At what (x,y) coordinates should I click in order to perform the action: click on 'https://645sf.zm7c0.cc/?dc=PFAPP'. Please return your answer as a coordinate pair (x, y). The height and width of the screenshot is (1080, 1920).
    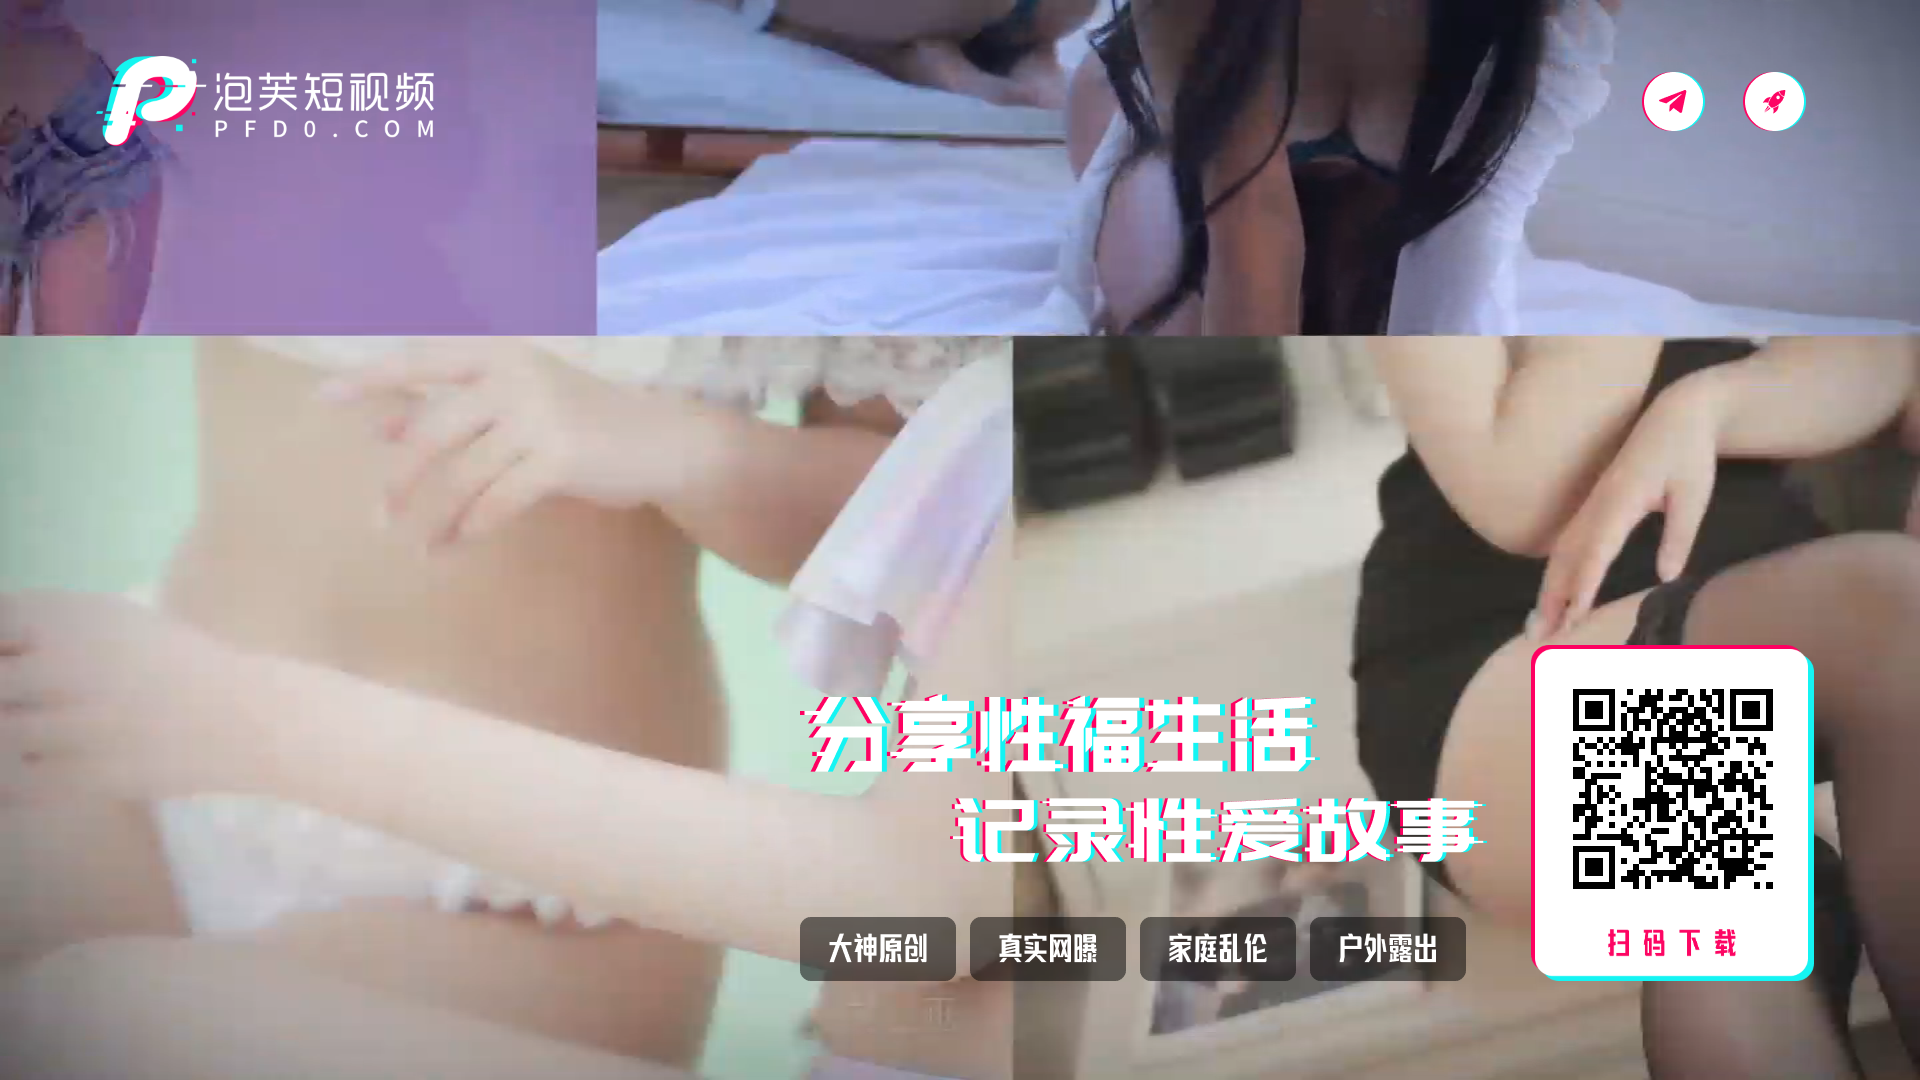
    Looking at the image, I should click on (1671, 788).